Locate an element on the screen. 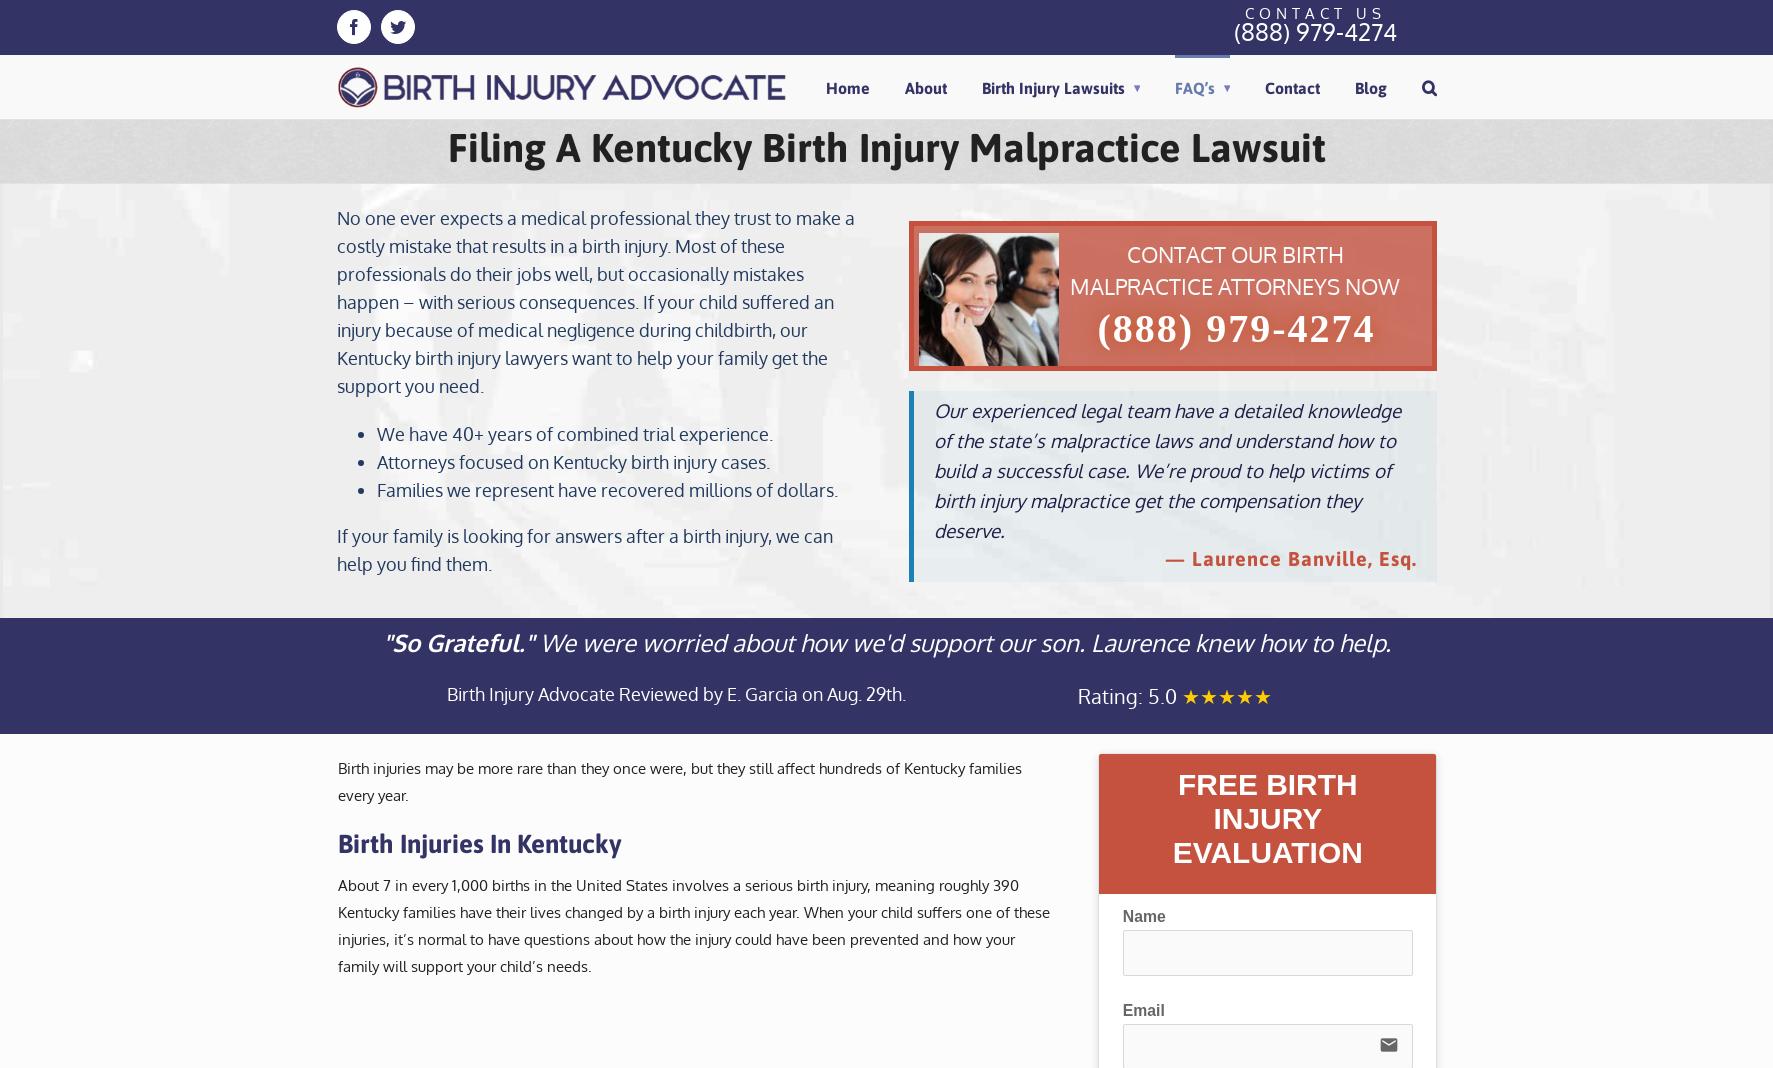 The height and width of the screenshot is (1068, 1773). 'We have 40+ years of combined trial experience.' is located at coordinates (573, 434).